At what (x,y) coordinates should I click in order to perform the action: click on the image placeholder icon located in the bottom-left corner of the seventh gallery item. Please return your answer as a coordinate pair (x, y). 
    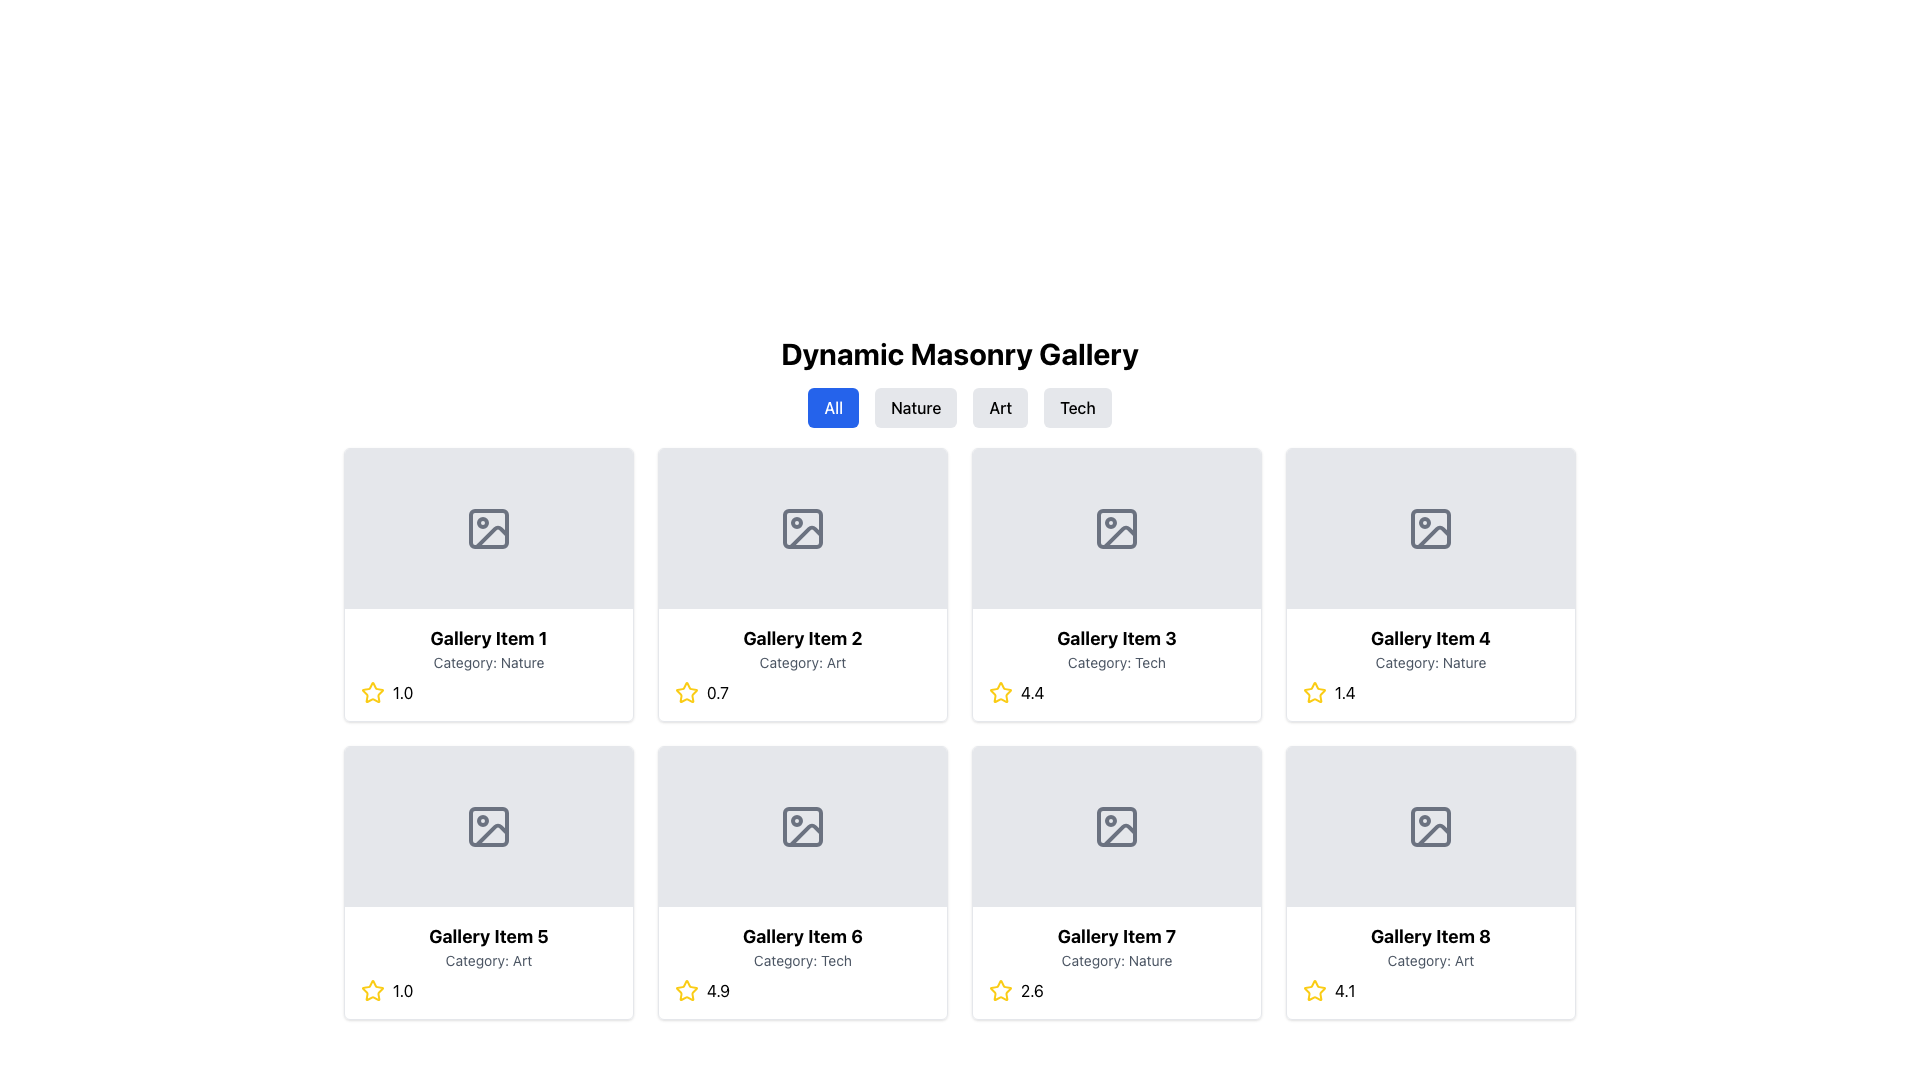
    Looking at the image, I should click on (1116, 826).